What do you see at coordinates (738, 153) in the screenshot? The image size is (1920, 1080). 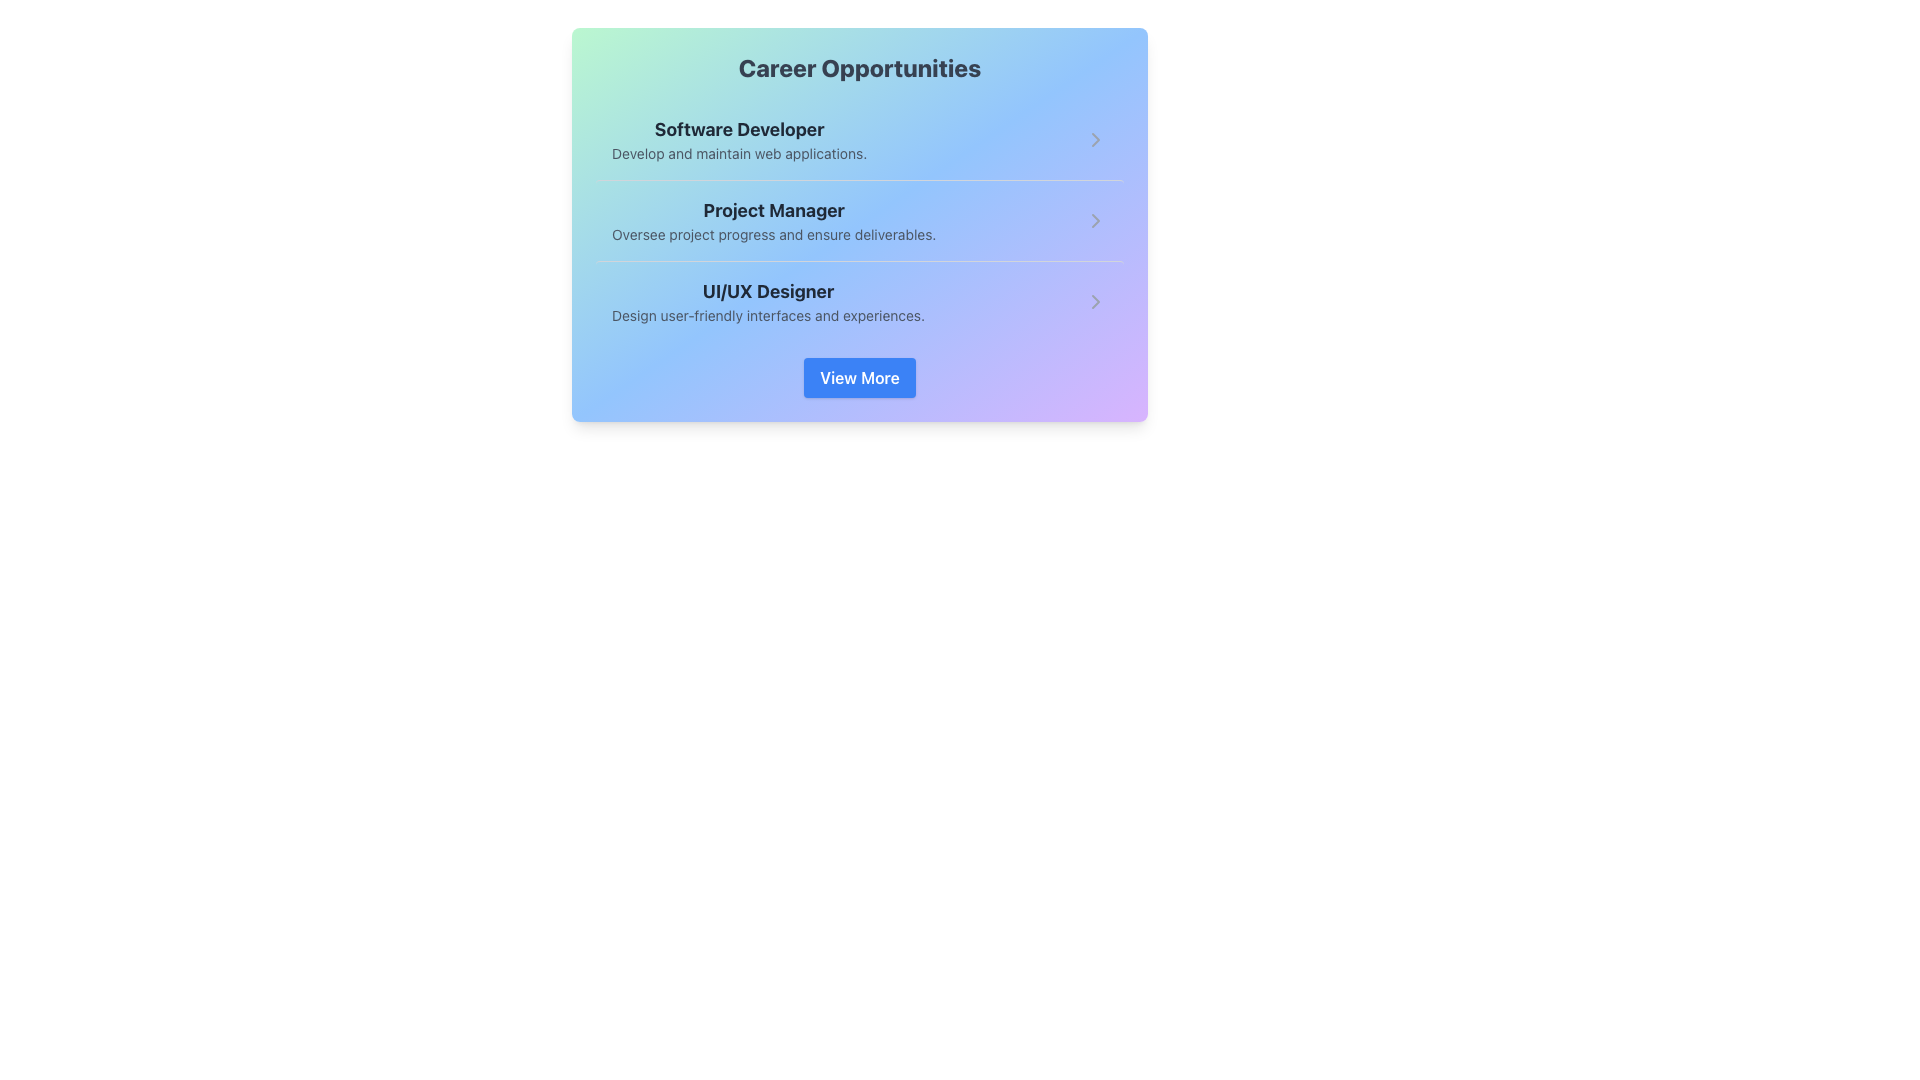 I see `the text label that provides a description for the title 'Software Developer', located directly below the title within a structured layout` at bounding box center [738, 153].